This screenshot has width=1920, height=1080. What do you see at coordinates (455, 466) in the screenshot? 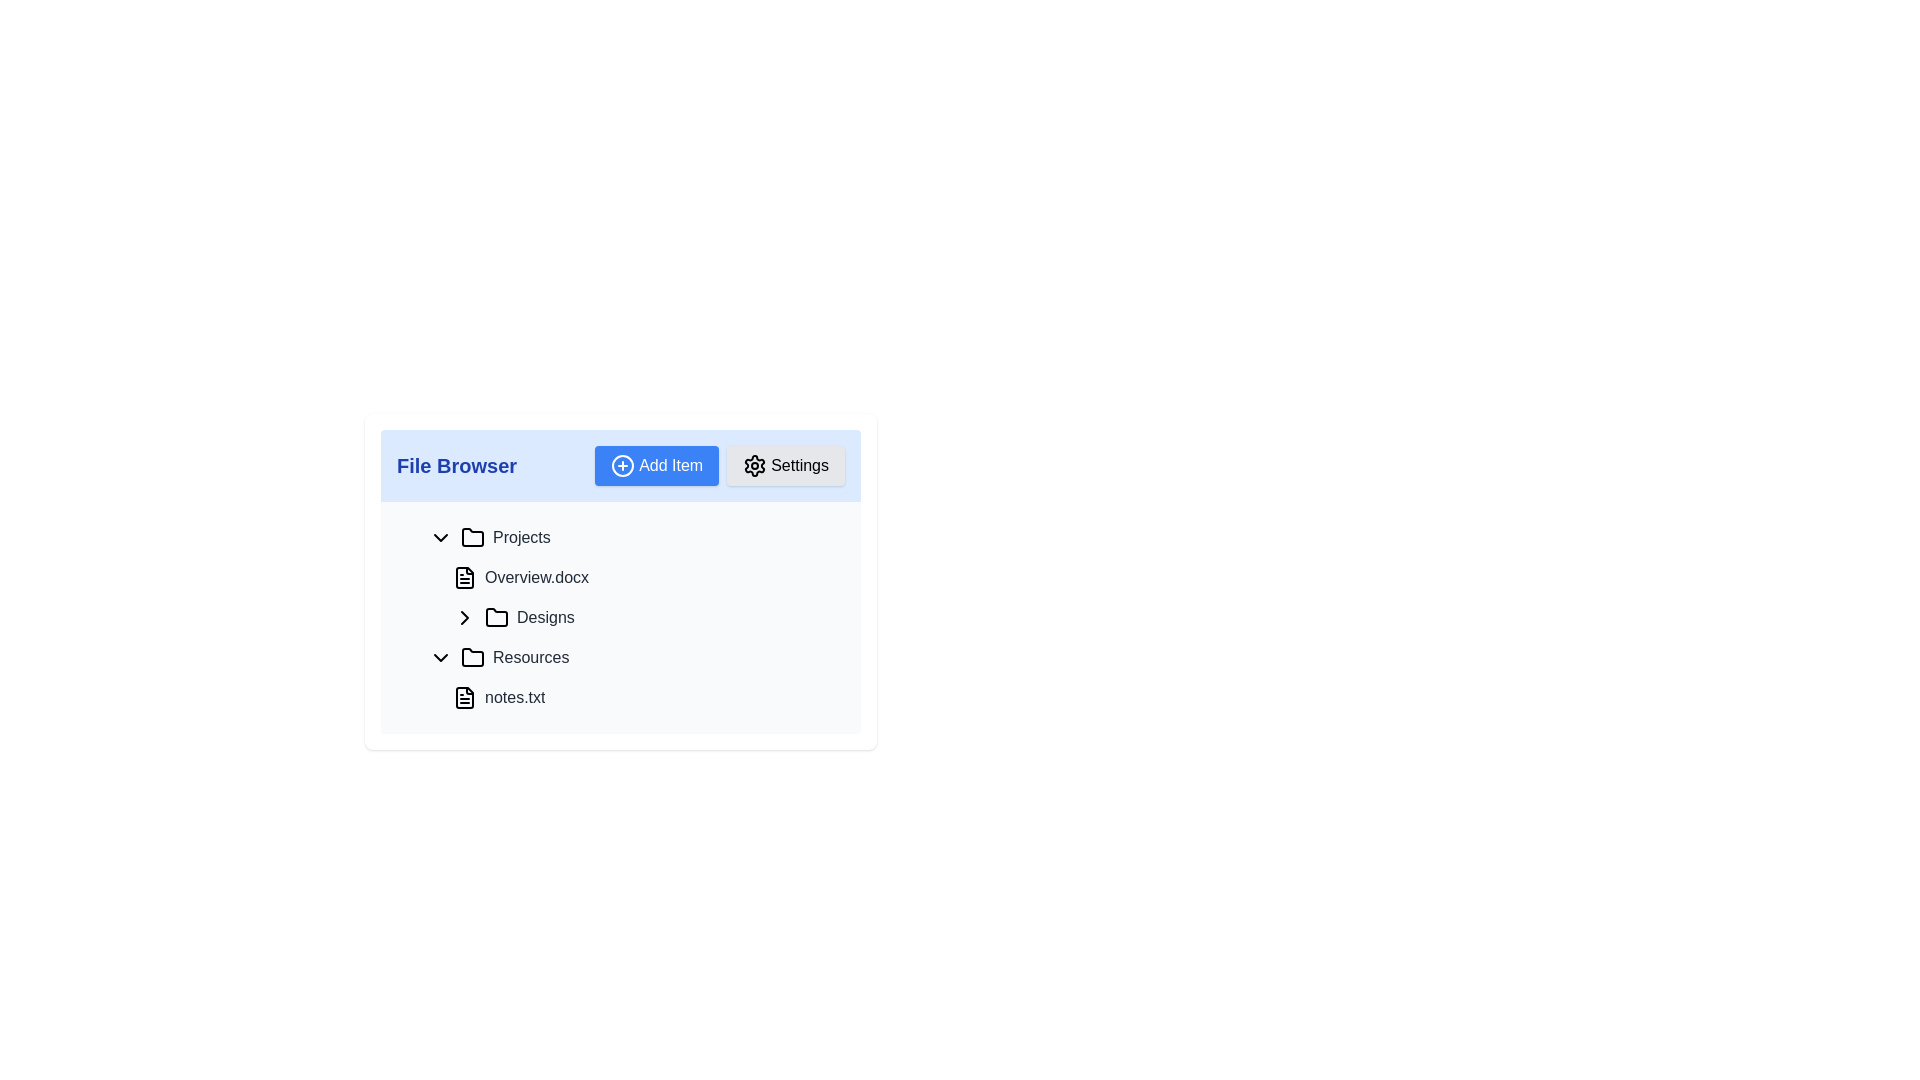
I see `the Text label or heading located in the leftmost position of the blue header section, which indicates the purpose of the section below it` at bounding box center [455, 466].